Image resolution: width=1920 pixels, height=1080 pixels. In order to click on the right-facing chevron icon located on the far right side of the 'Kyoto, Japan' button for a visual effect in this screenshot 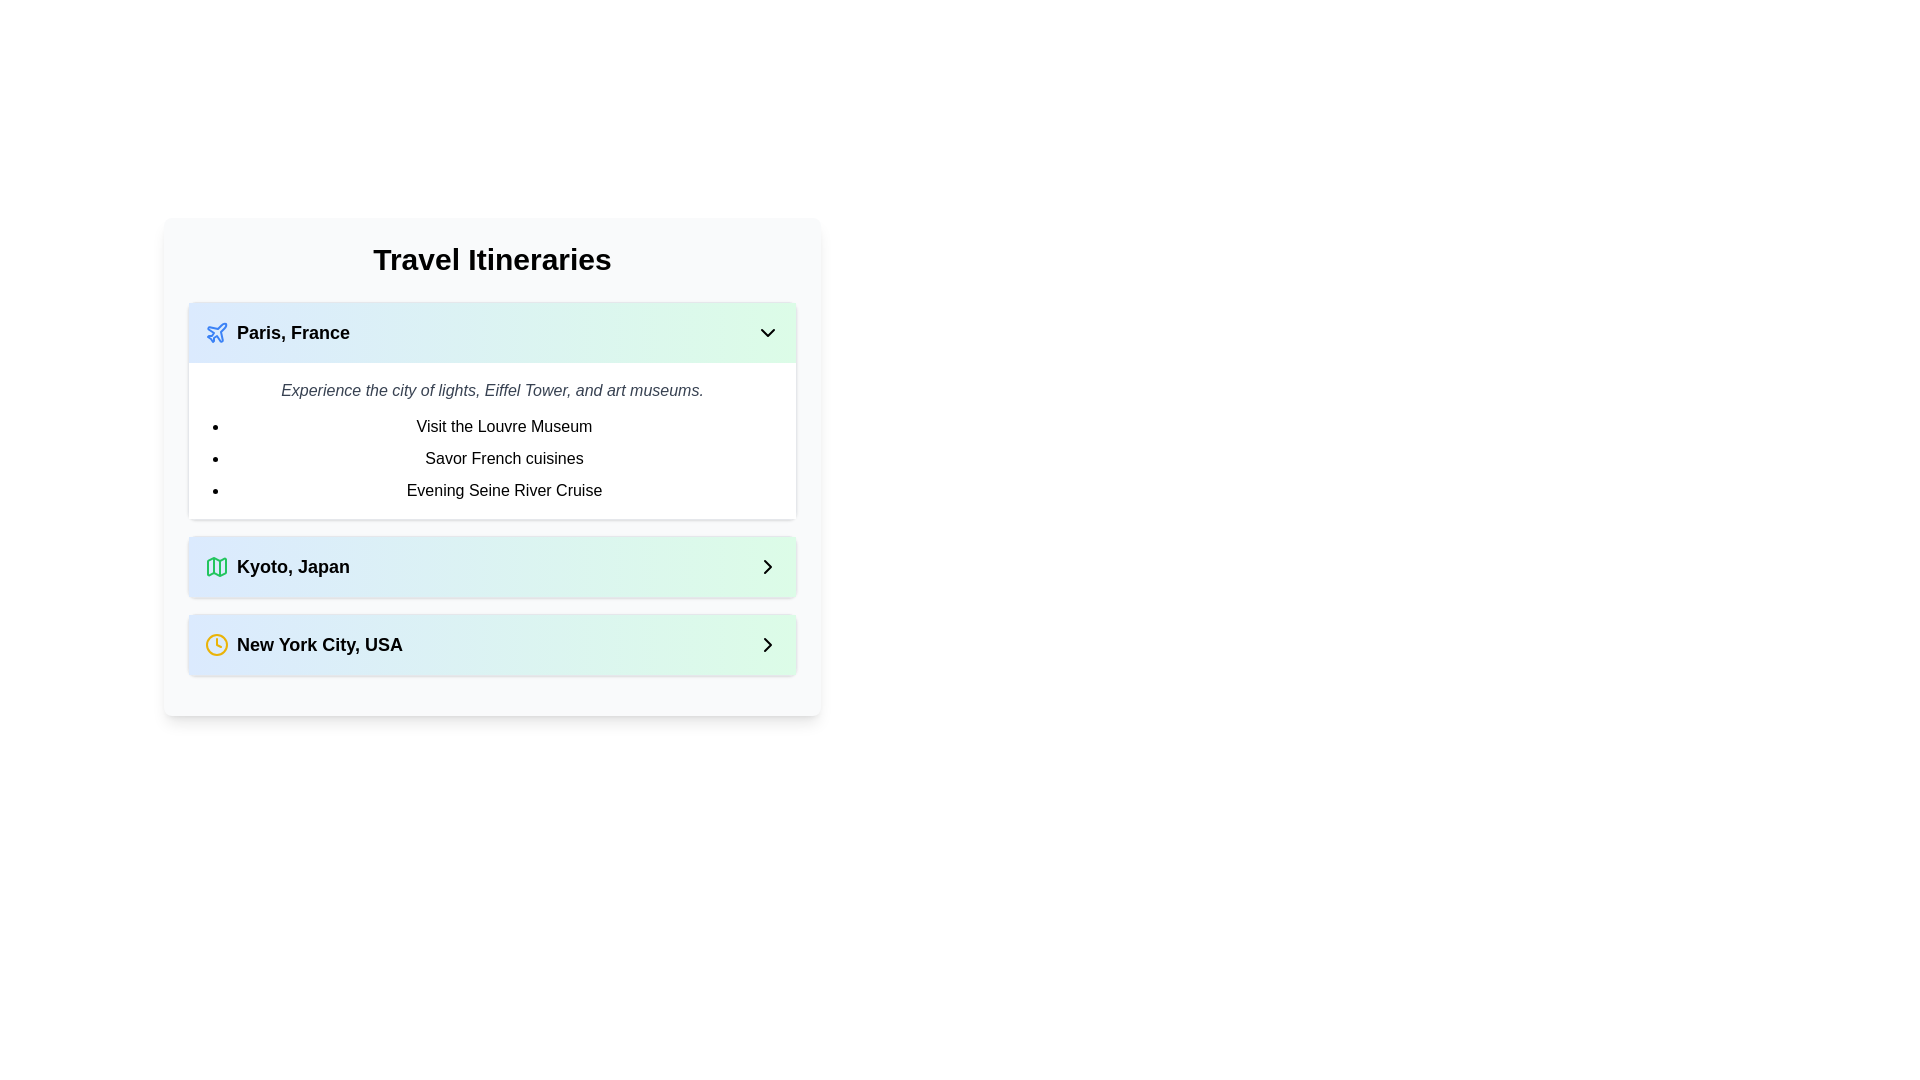, I will do `click(767, 567)`.